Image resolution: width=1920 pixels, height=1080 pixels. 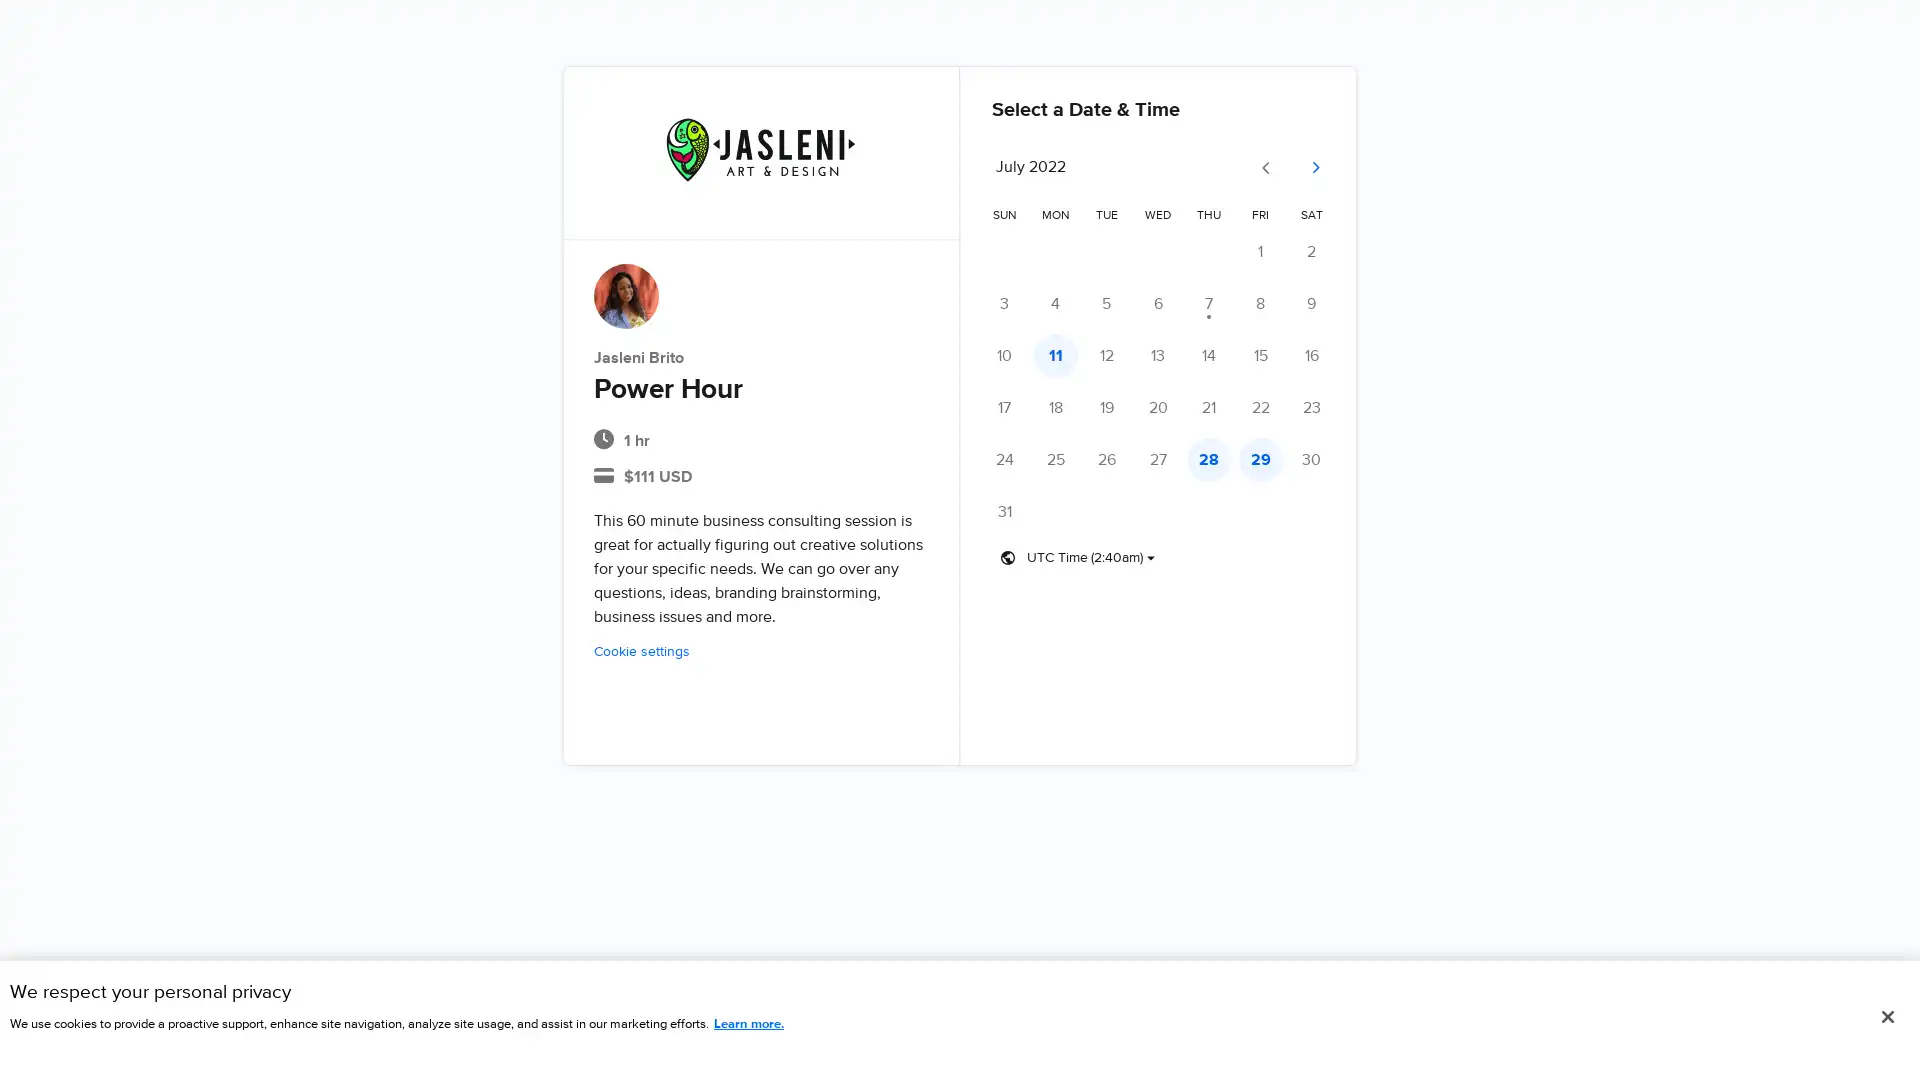 What do you see at coordinates (1314, 354) in the screenshot?
I see `Saturday, July 16 - No times available` at bounding box center [1314, 354].